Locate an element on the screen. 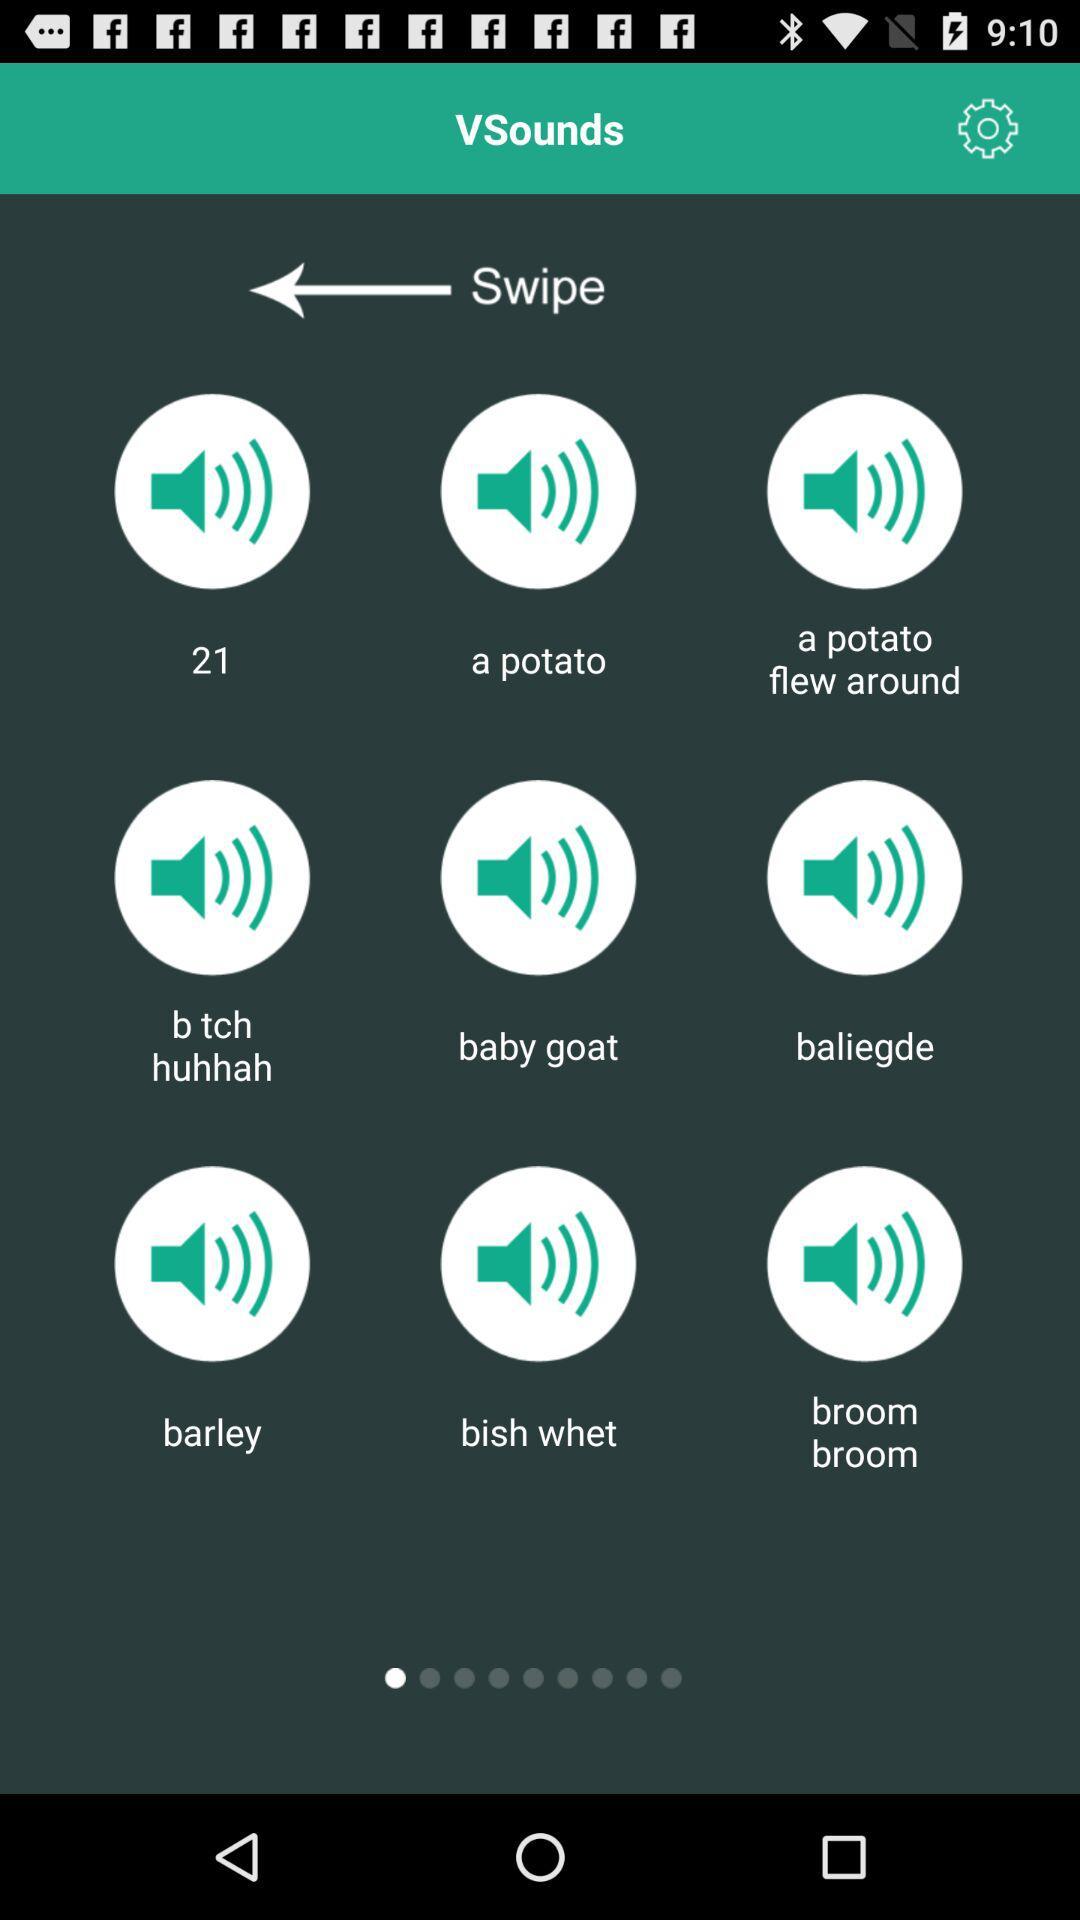 This screenshot has width=1080, height=1920. swipe to left is located at coordinates (538, 290).